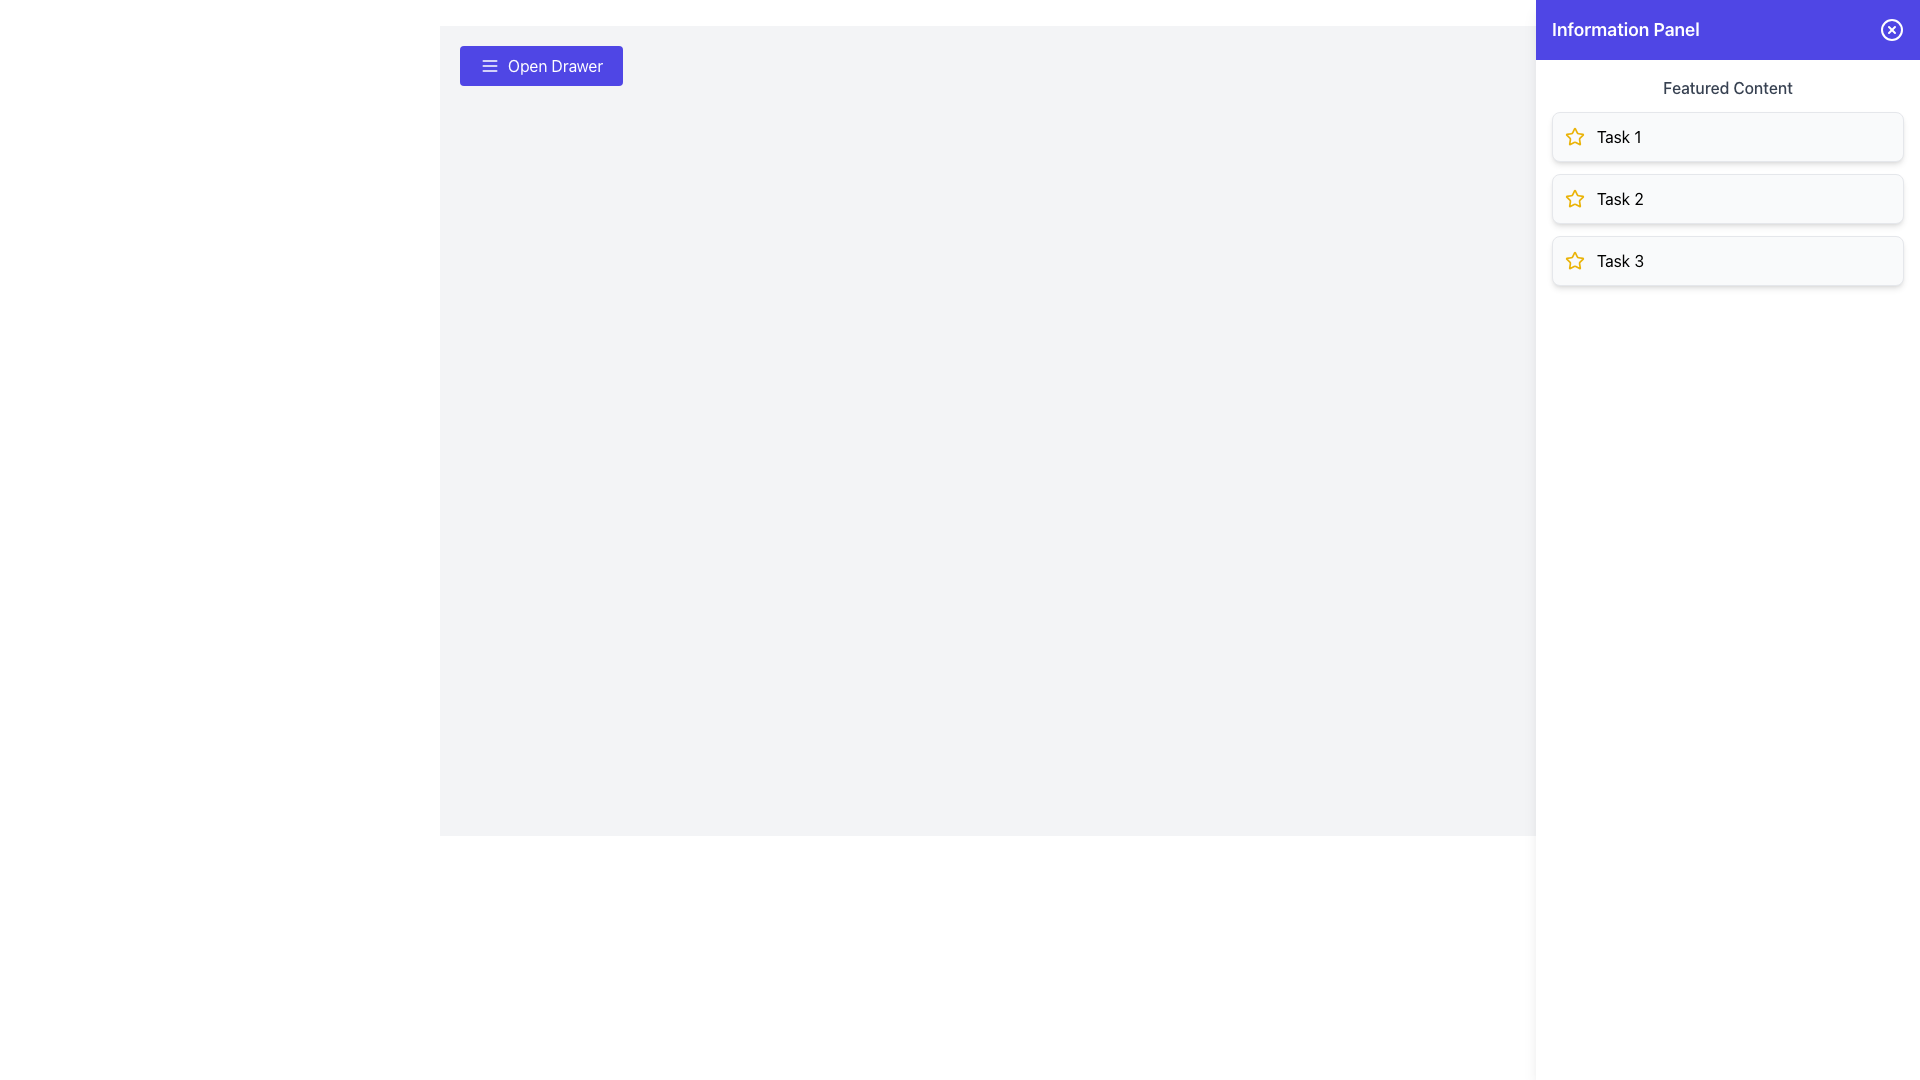 This screenshot has width=1920, height=1080. What do you see at coordinates (1573, 136) in the screenshot?
I see `the yellow star icon located in the 'Information Panel' next to the text 'Task 1'` at bounding box center [1573, 136].